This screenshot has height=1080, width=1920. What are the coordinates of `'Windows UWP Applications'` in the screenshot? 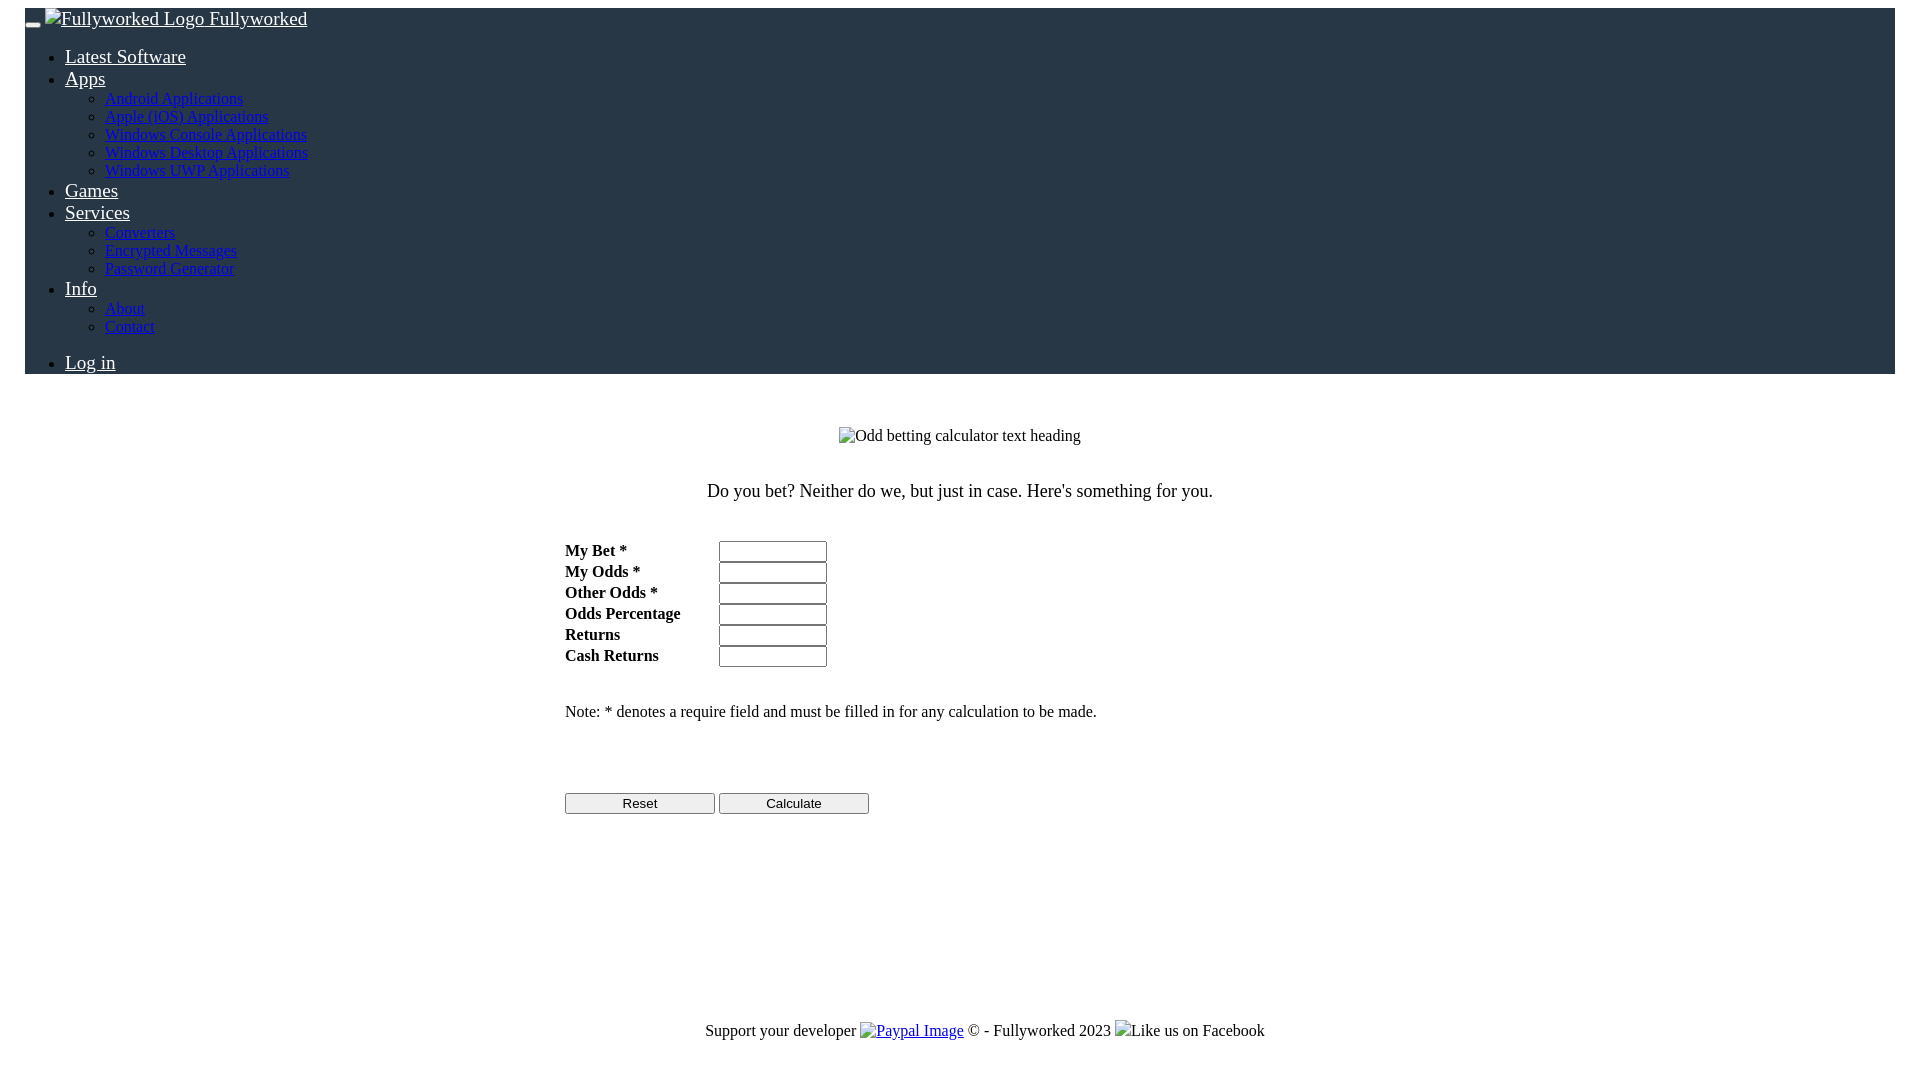 It's located at (197, 169).